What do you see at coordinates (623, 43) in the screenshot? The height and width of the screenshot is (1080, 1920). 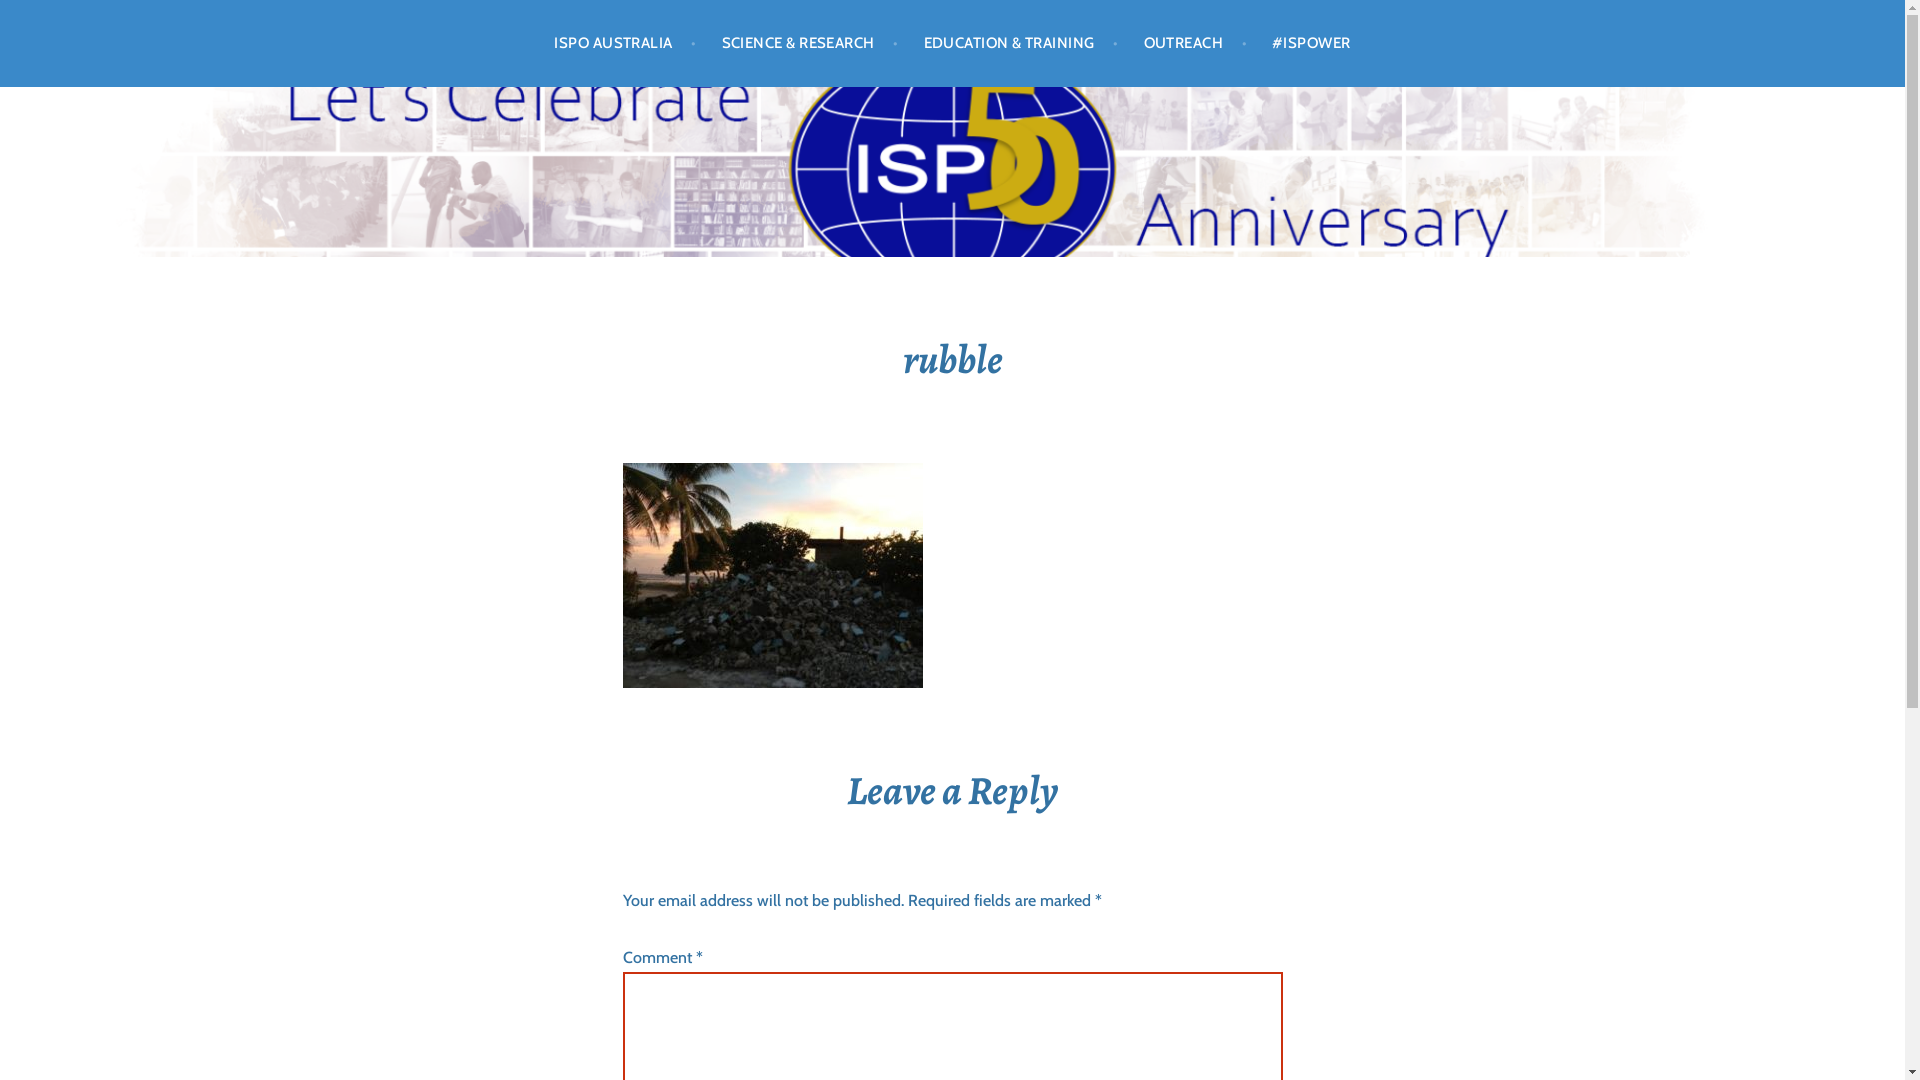 I see `'ISPO AUSTRALIA'` at bounding box center [623, 43].